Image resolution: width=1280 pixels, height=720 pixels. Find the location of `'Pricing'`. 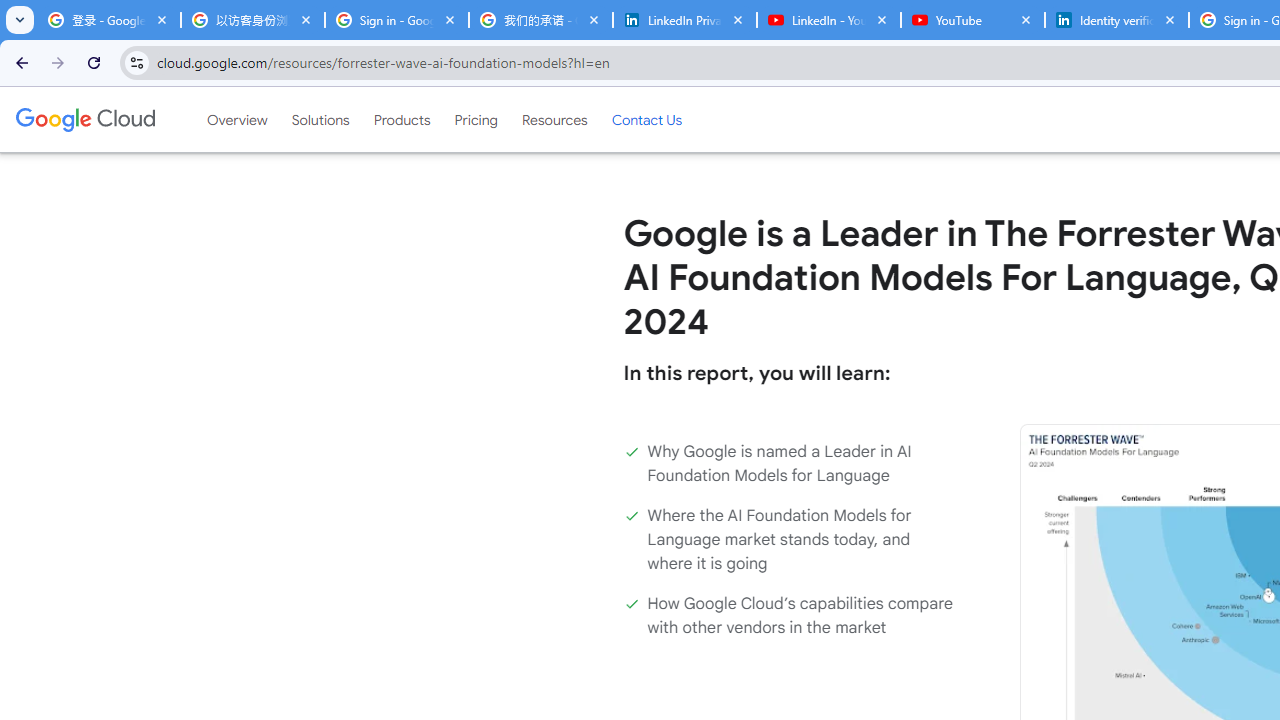

'Pricing' is located at coordinates (475, 119).